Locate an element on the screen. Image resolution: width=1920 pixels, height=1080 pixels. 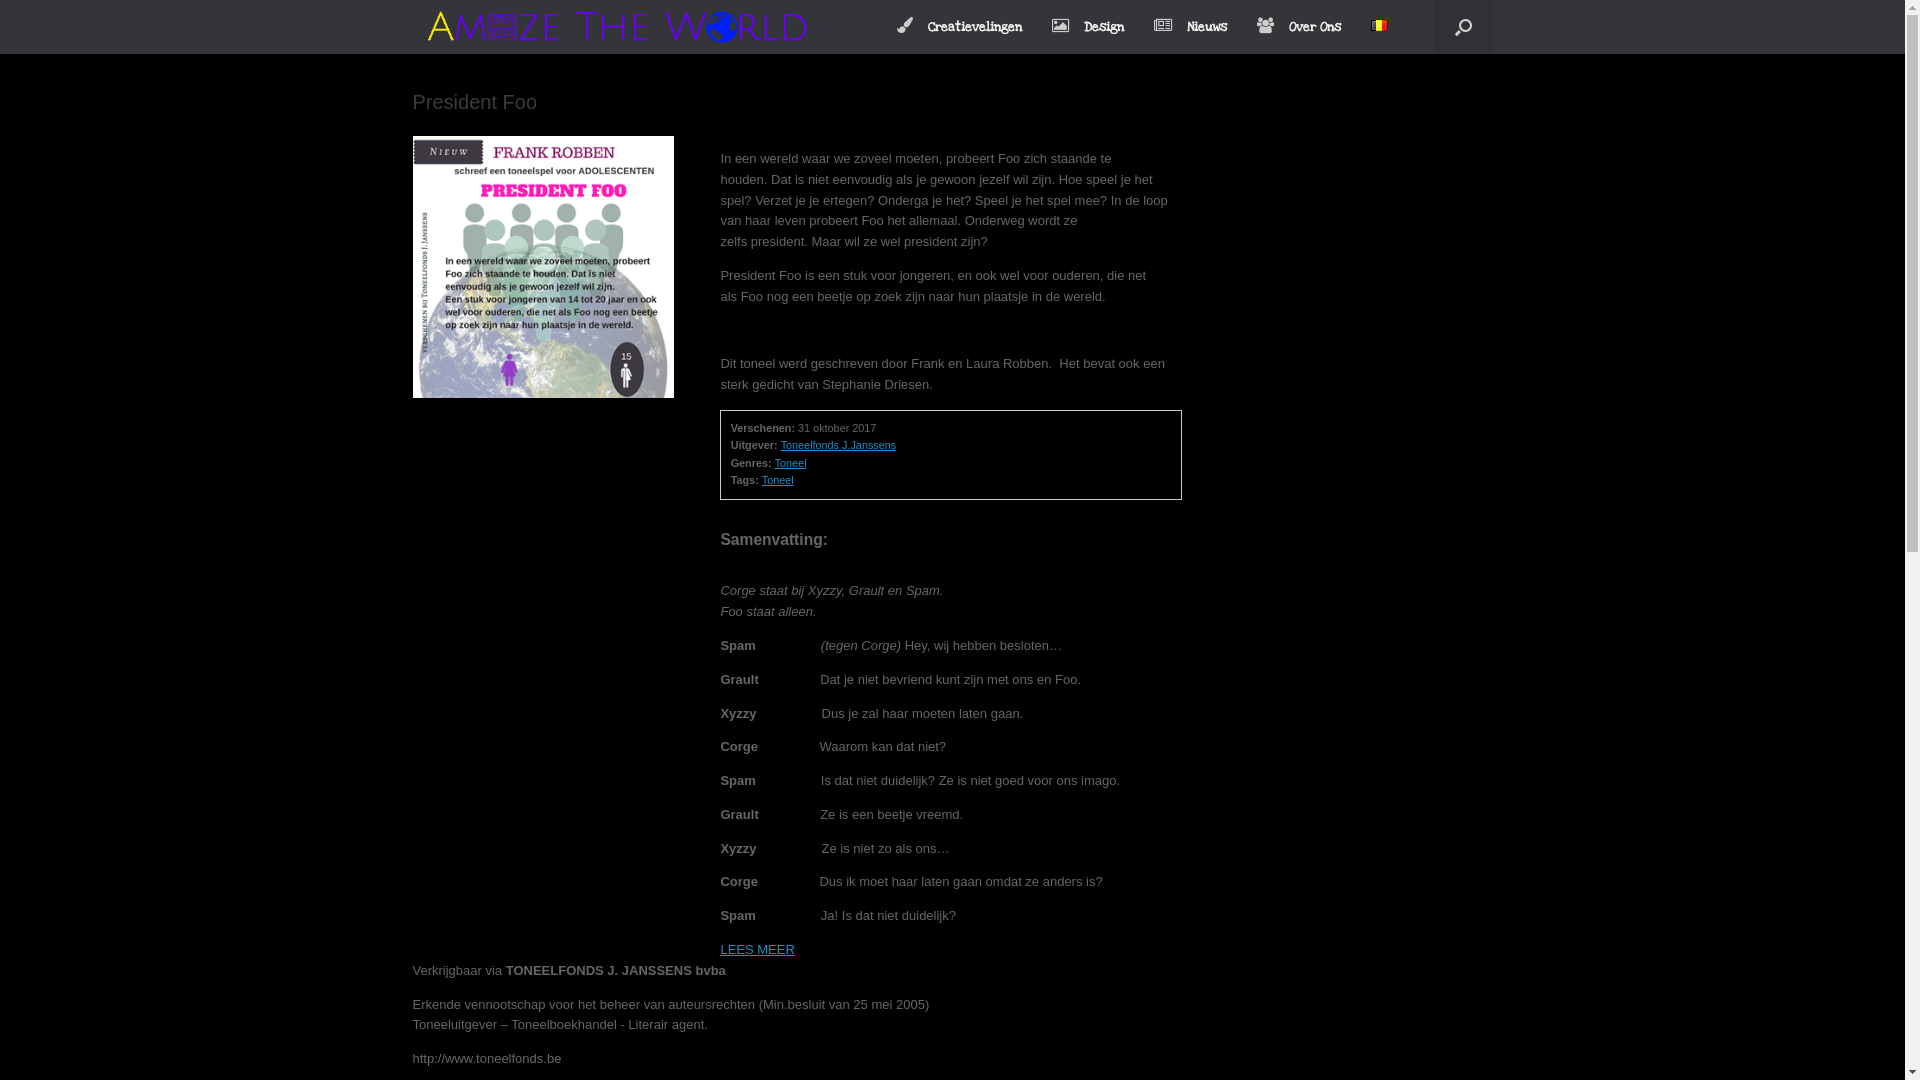
'Toneel' is located at coordinates (776, 479).